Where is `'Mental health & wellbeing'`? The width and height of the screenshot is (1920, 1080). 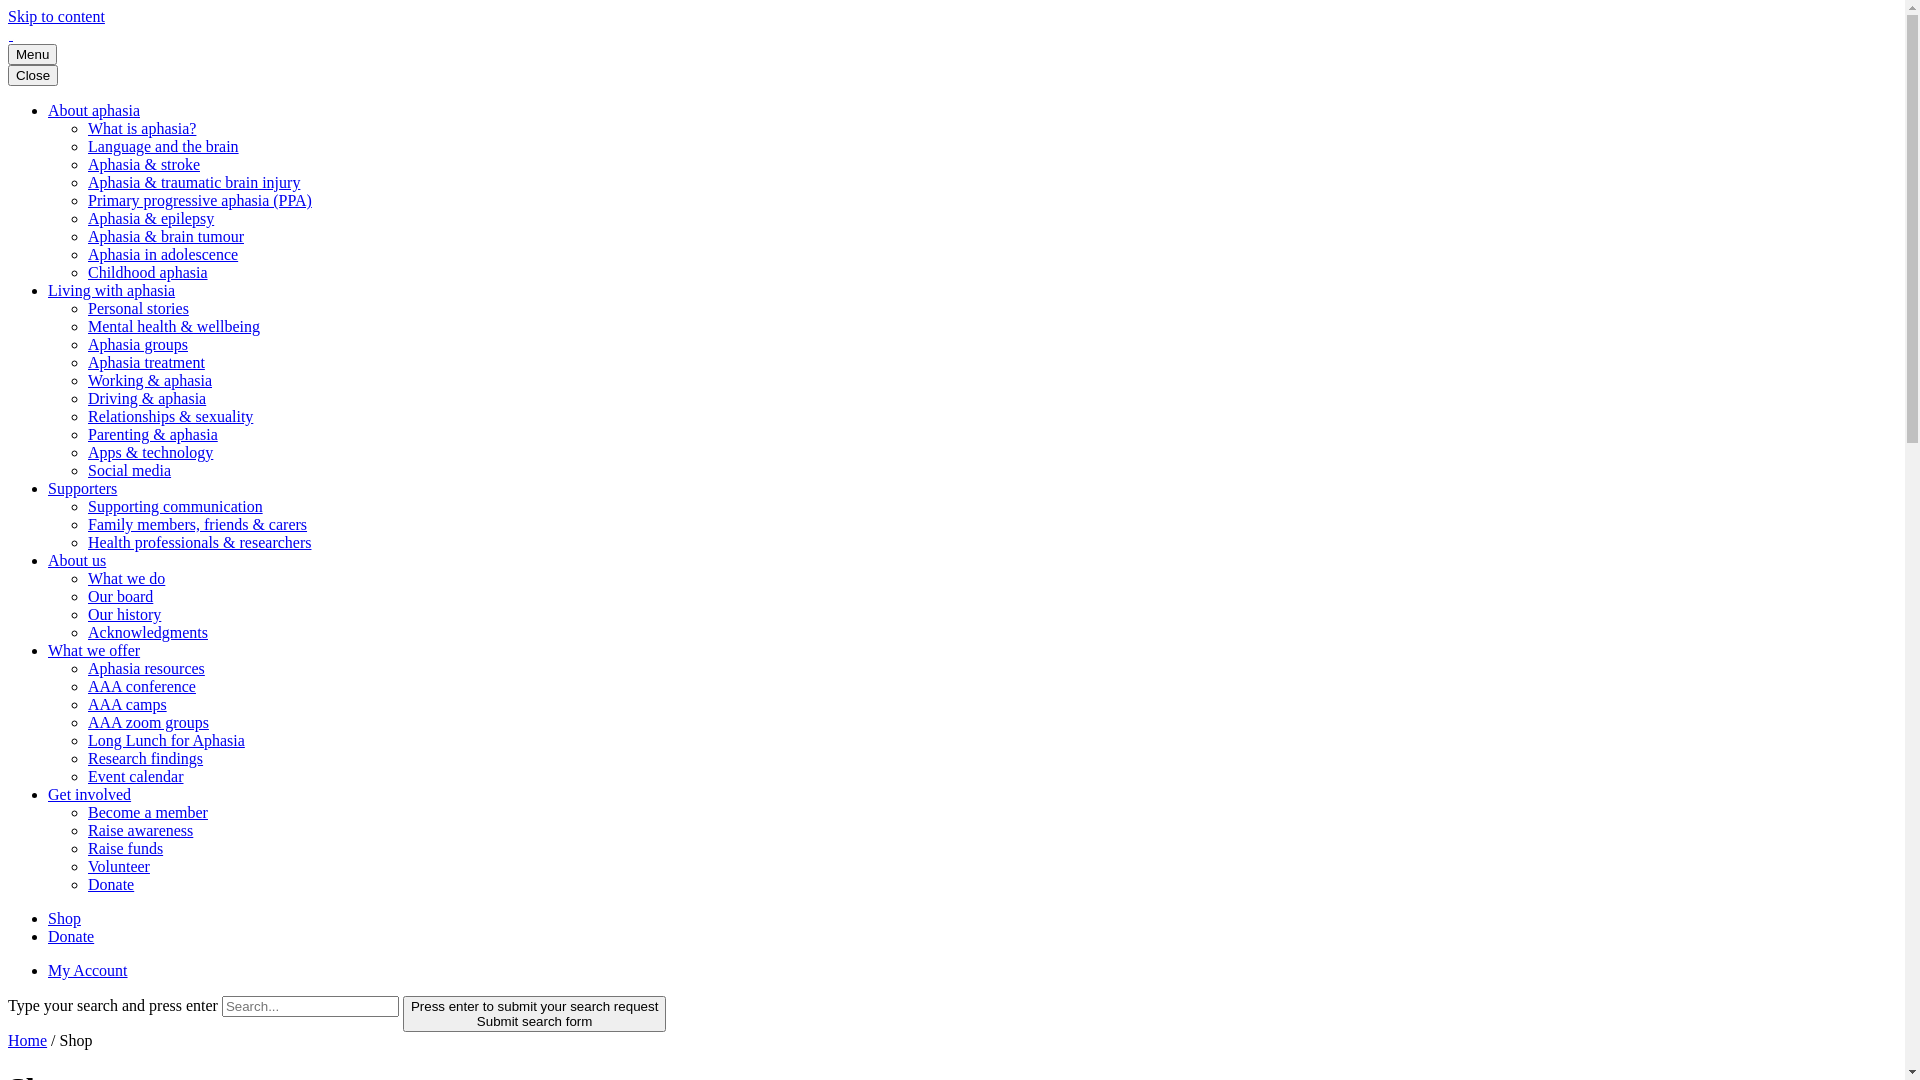 'Mental health & wellbeing' is located at coordinates (86, 325).